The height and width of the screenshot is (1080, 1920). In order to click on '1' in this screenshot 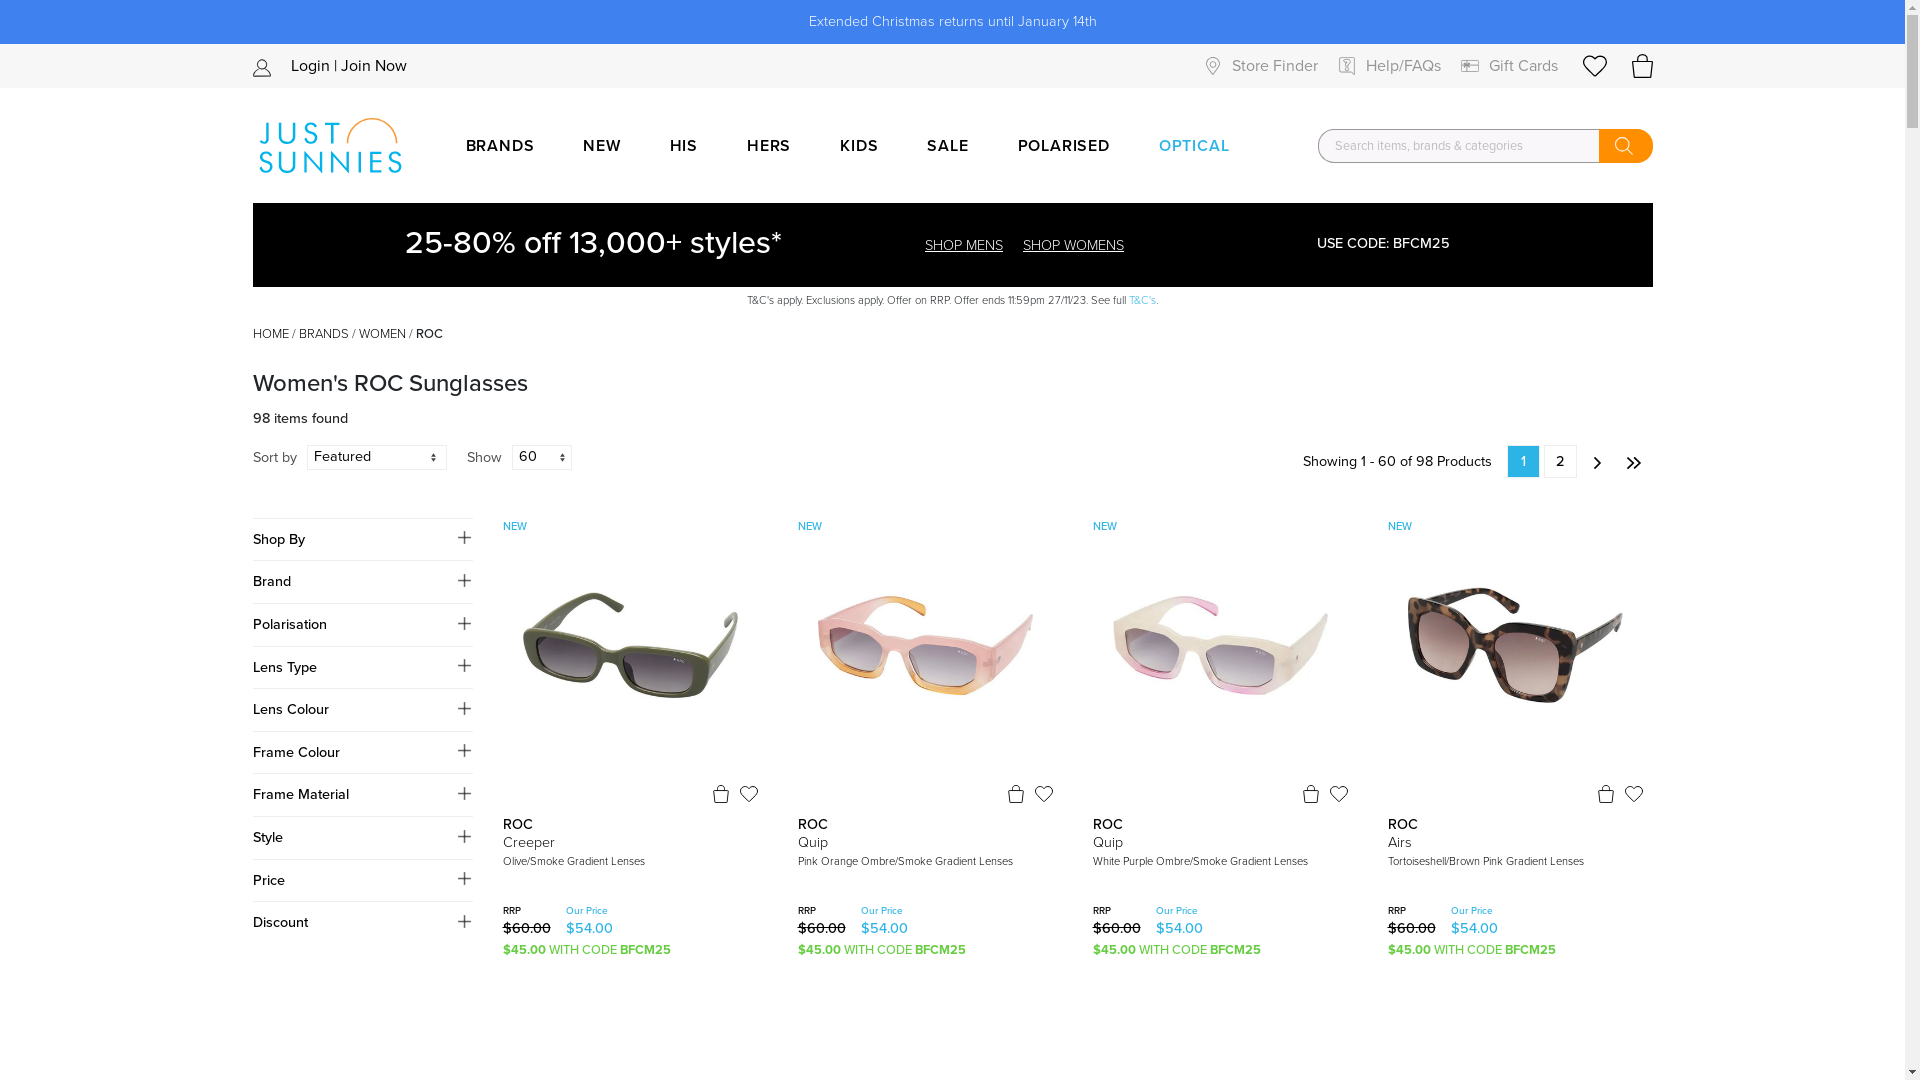, I will do `click(1521, 461)`.